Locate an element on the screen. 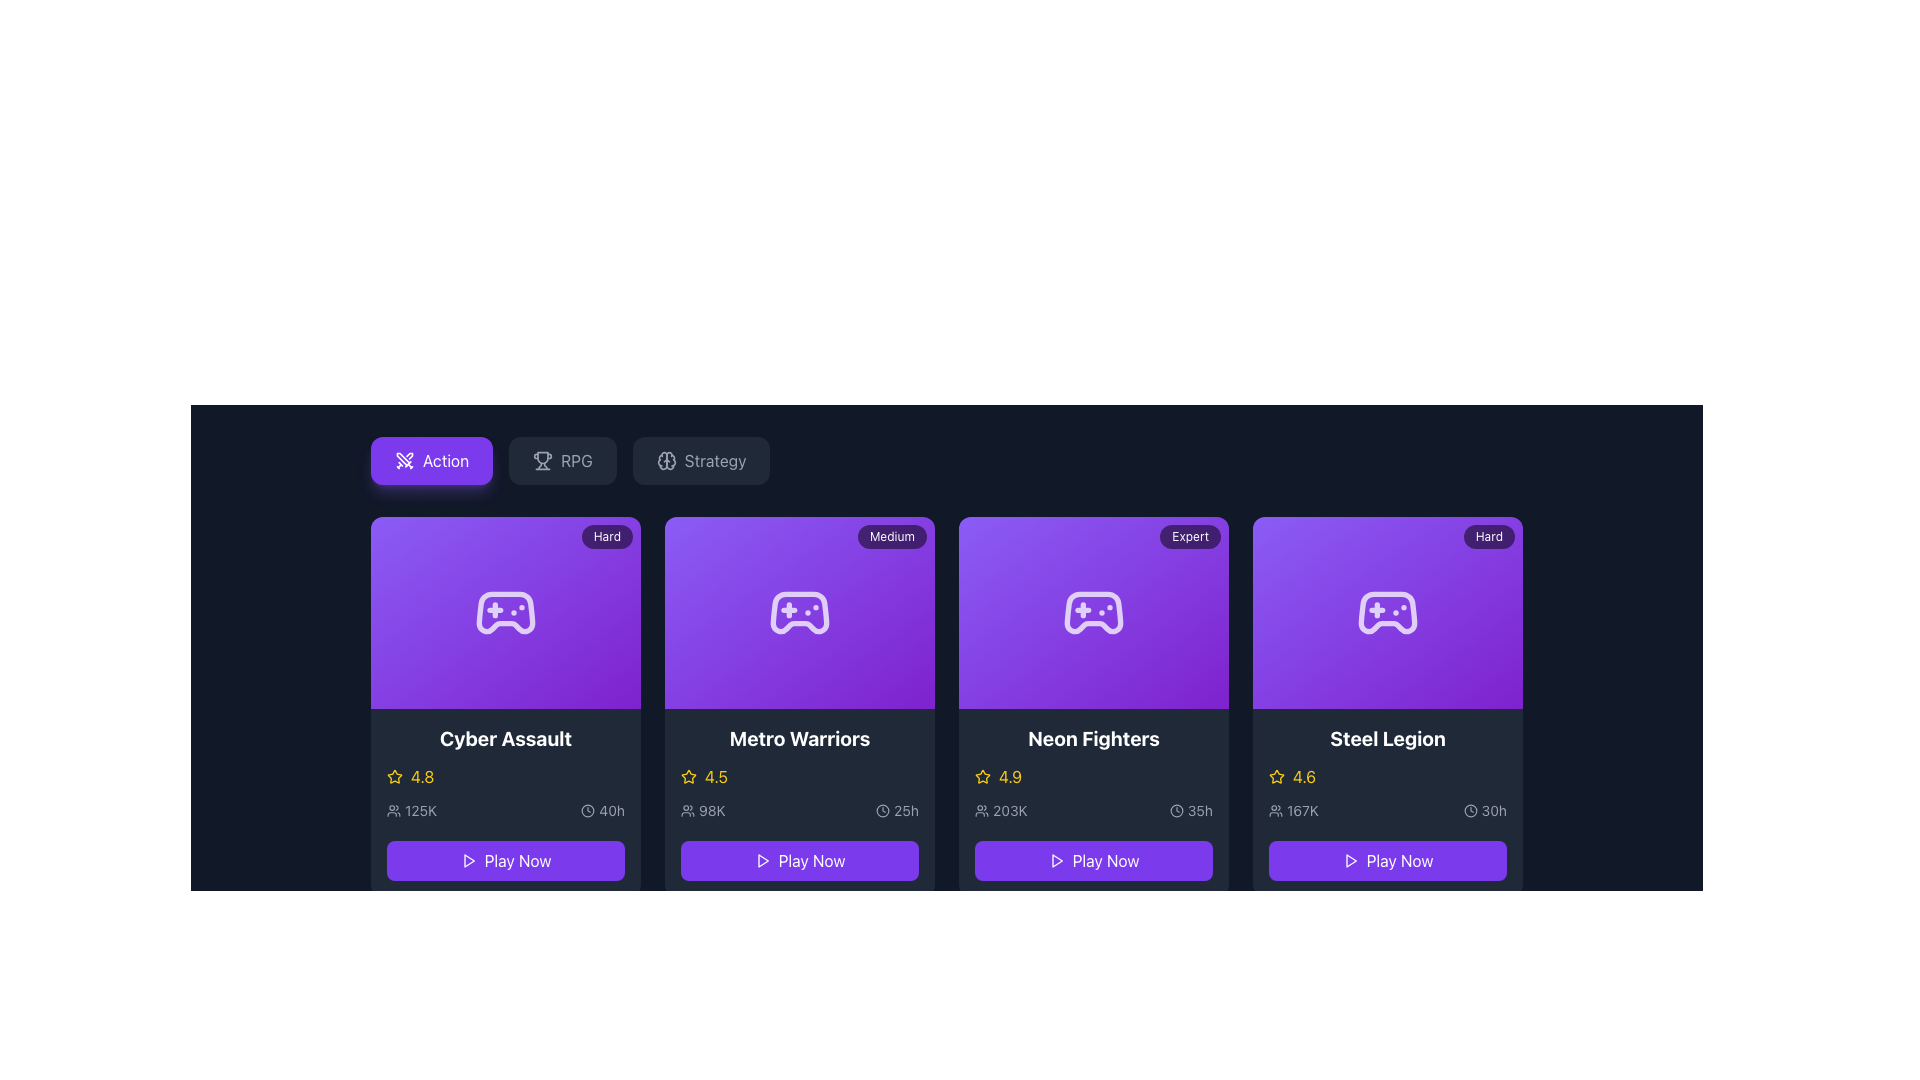 The height and width of the screenshot is (1080, 1920). the 'Play Now' button located in the fourth column of the grid, directly below the 'Steel Legion' card content to initiate the action is located at coordinates (1386, 859).